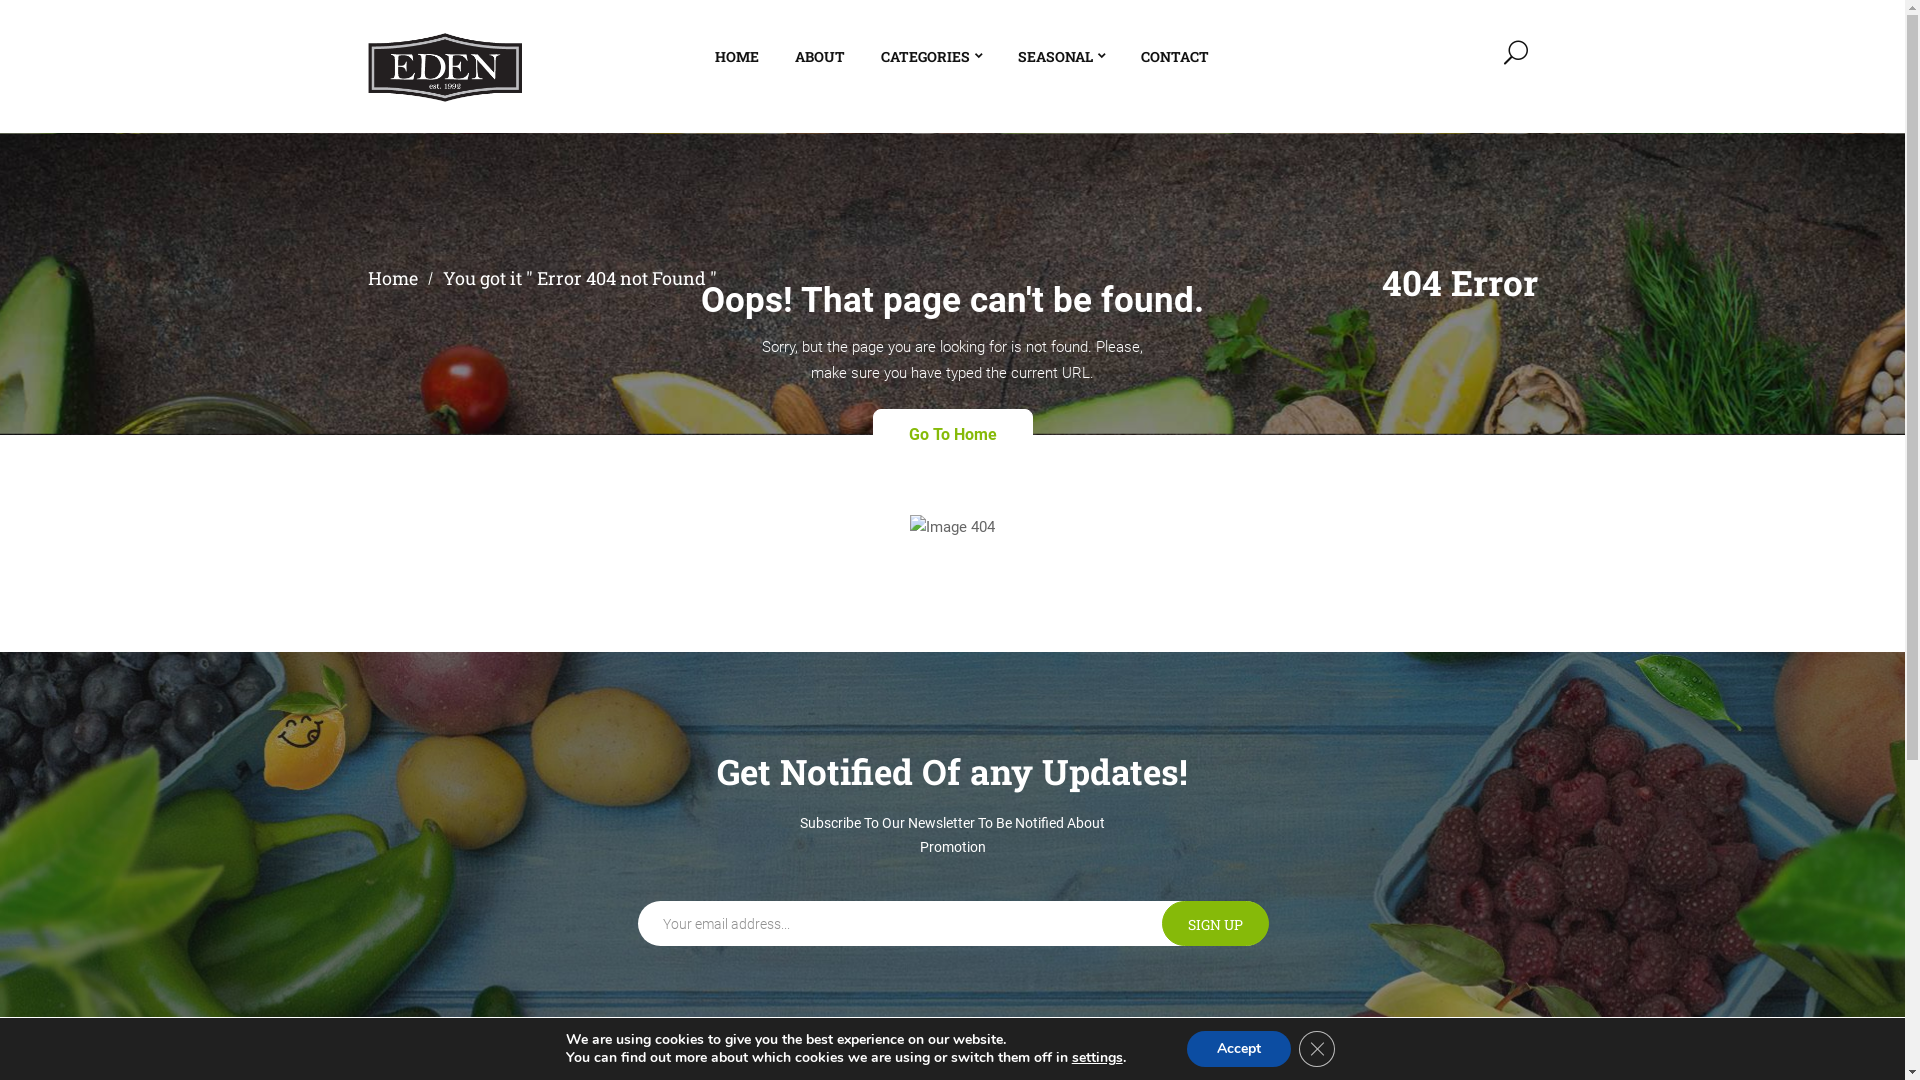 The image size is (1920, 1080). What do you see at coordinates (929, 56) in the screenshot?
I see `'CATEGORIES'` at bounding box center [929, 56].